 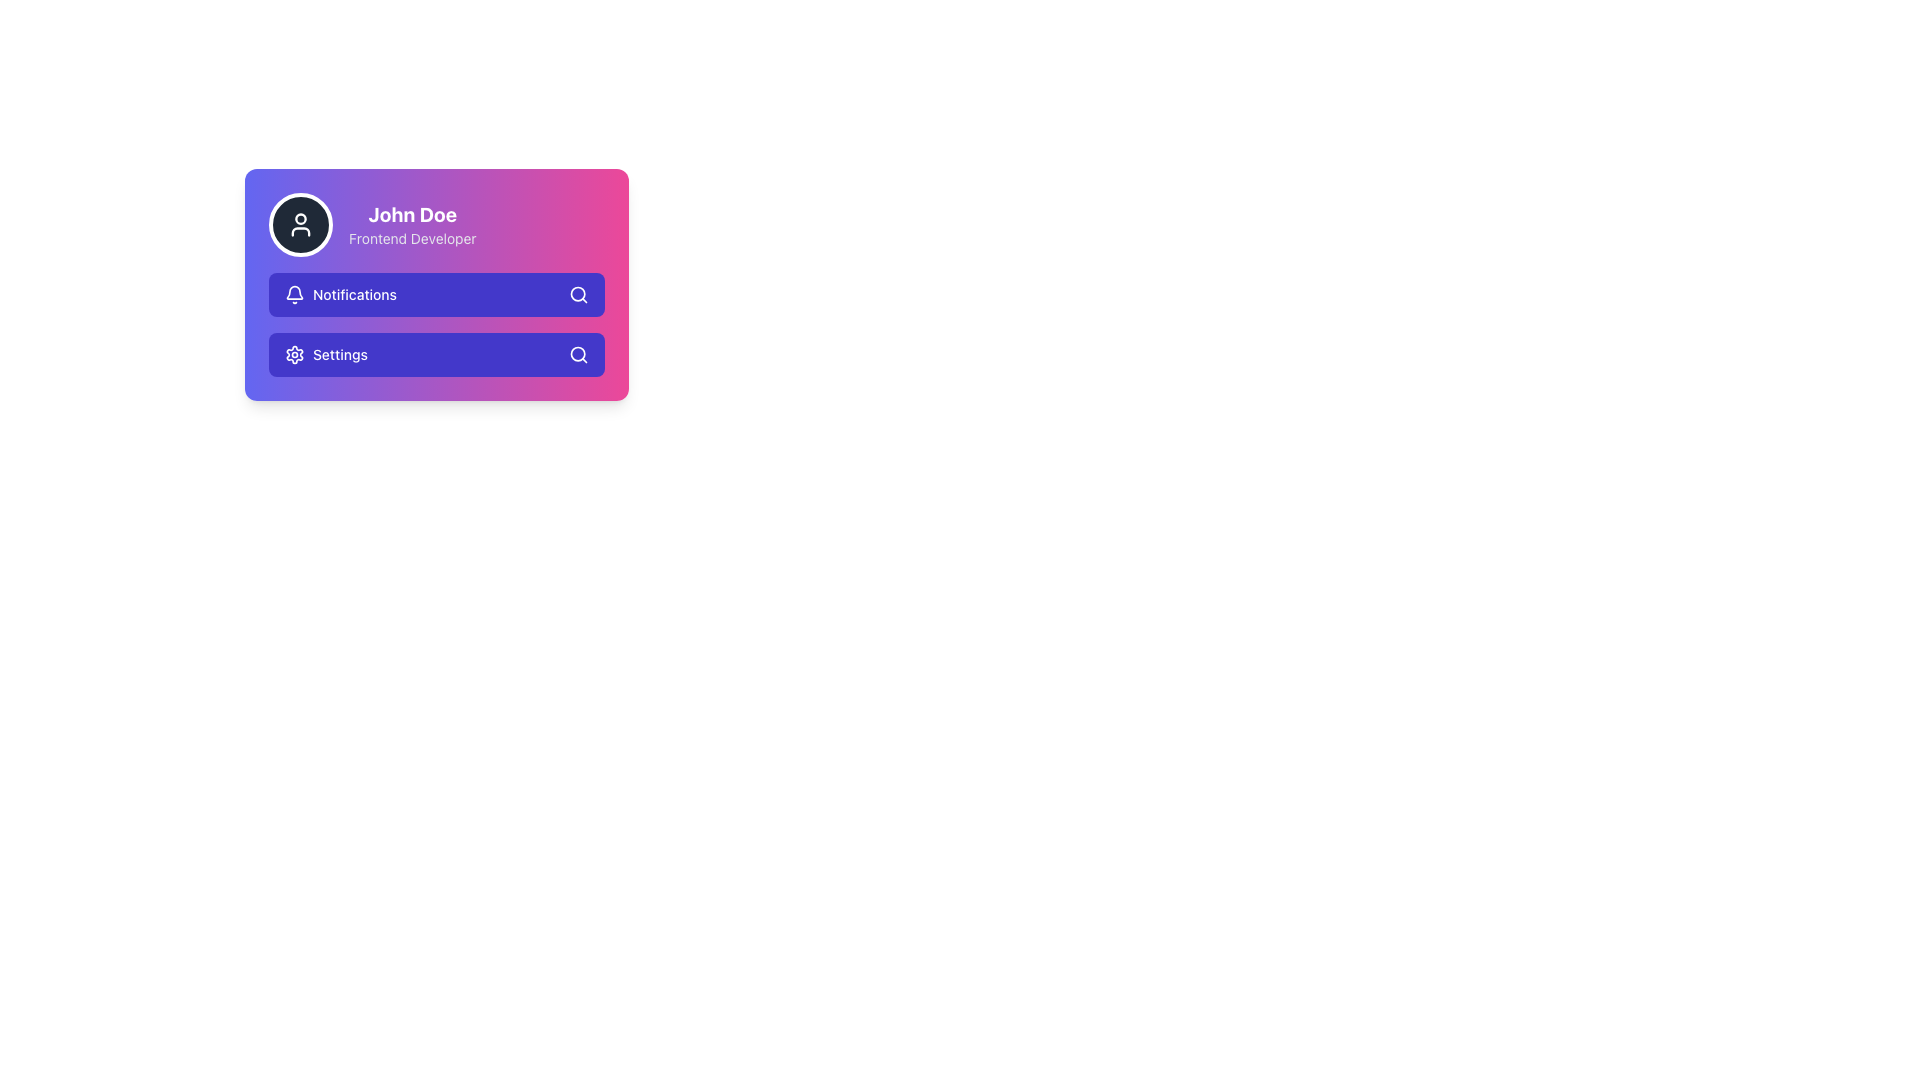 I want to click on the user profile icon located at the top-left section of the card component, so click(x=300, y=224).